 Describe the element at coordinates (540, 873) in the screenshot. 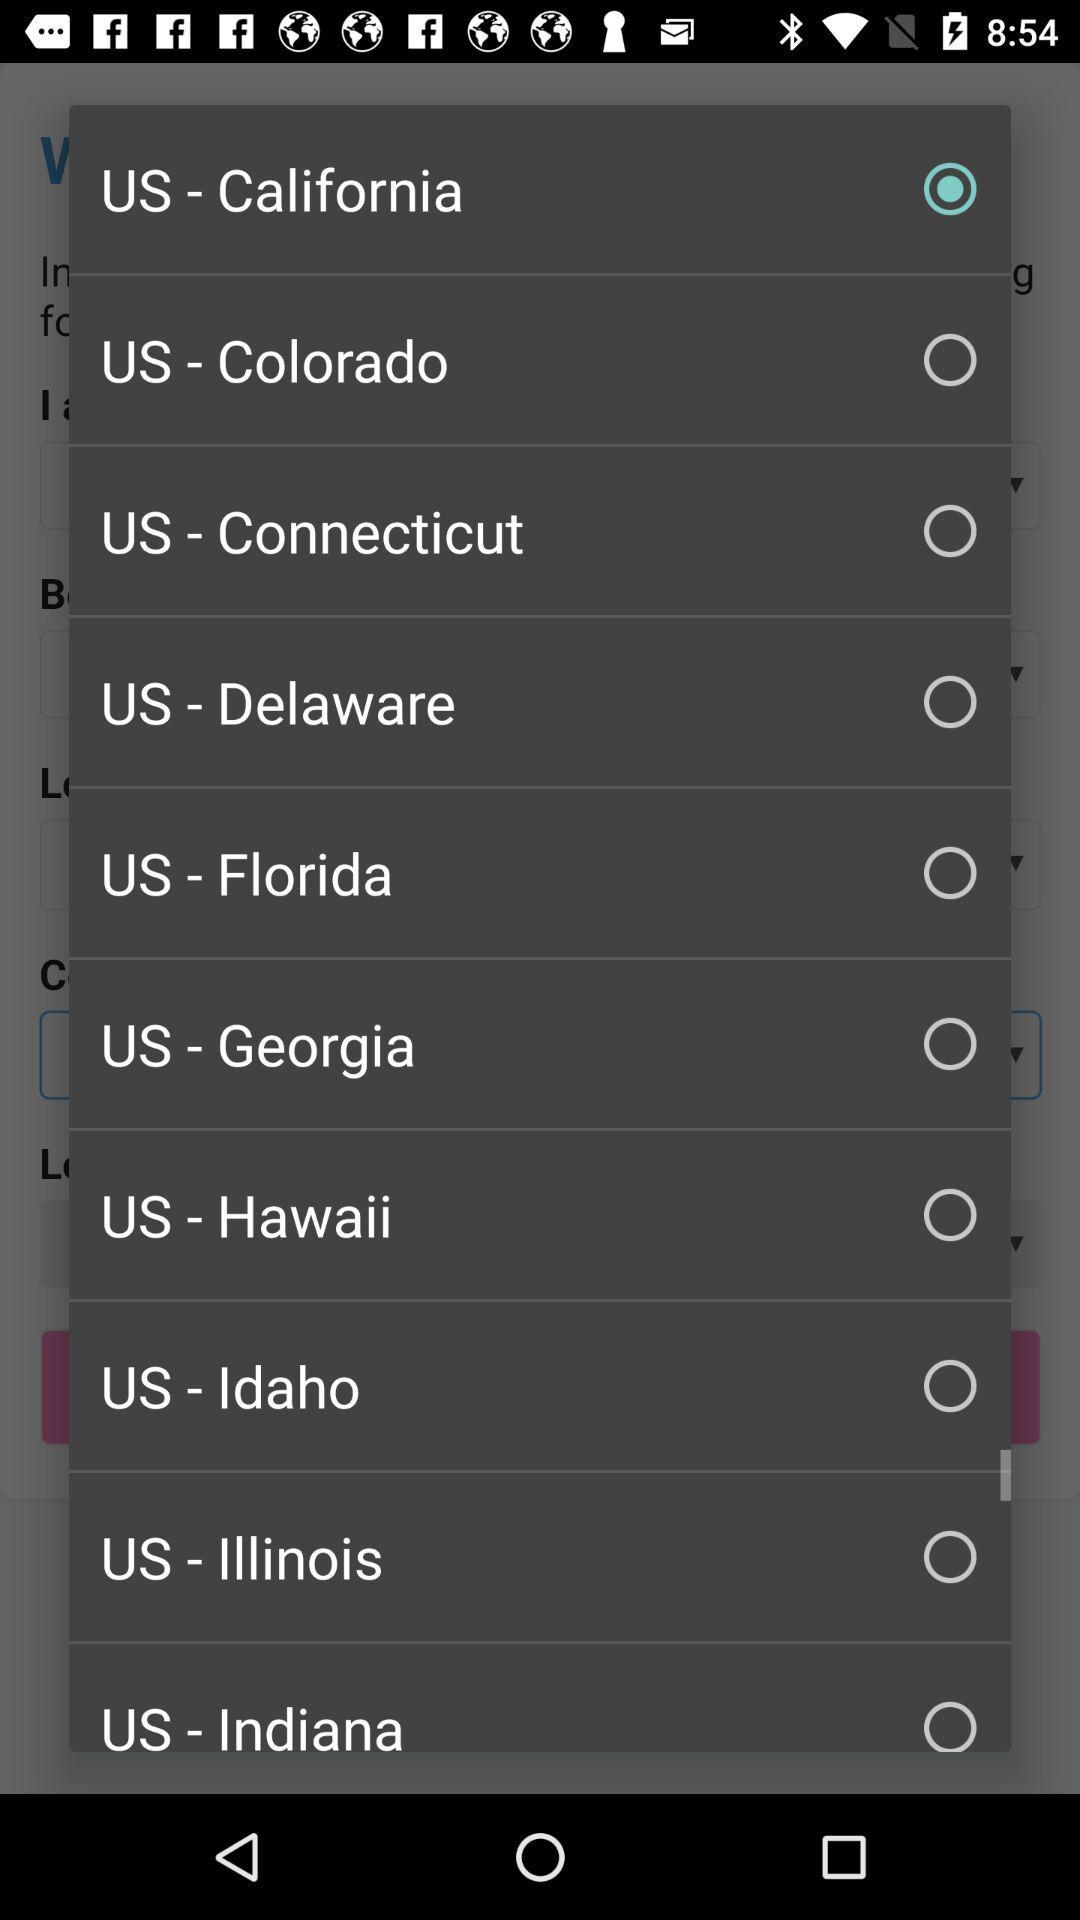

I see `the item below us - delaware` at that location.